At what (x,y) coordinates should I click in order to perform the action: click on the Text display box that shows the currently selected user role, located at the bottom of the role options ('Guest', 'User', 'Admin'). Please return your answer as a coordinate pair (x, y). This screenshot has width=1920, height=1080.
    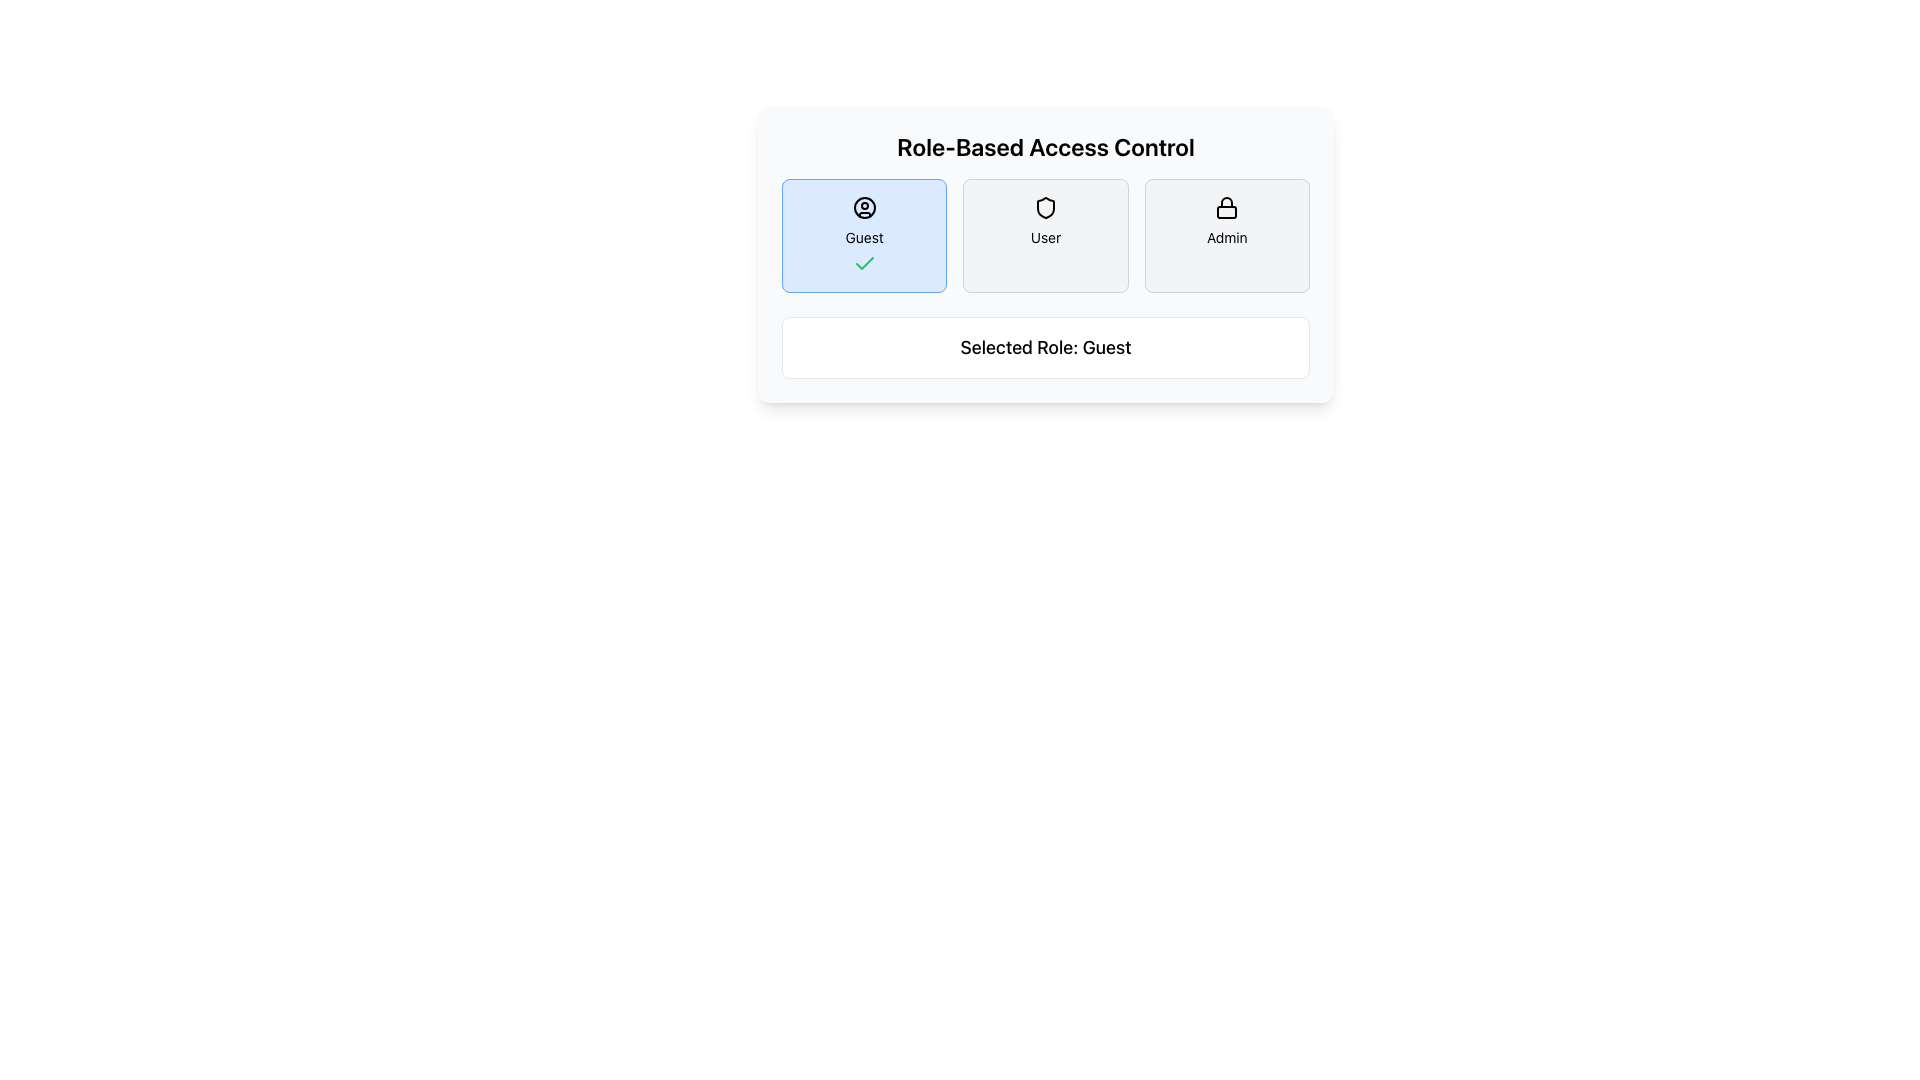
    Looking at the image, I should click on (1045, 346).